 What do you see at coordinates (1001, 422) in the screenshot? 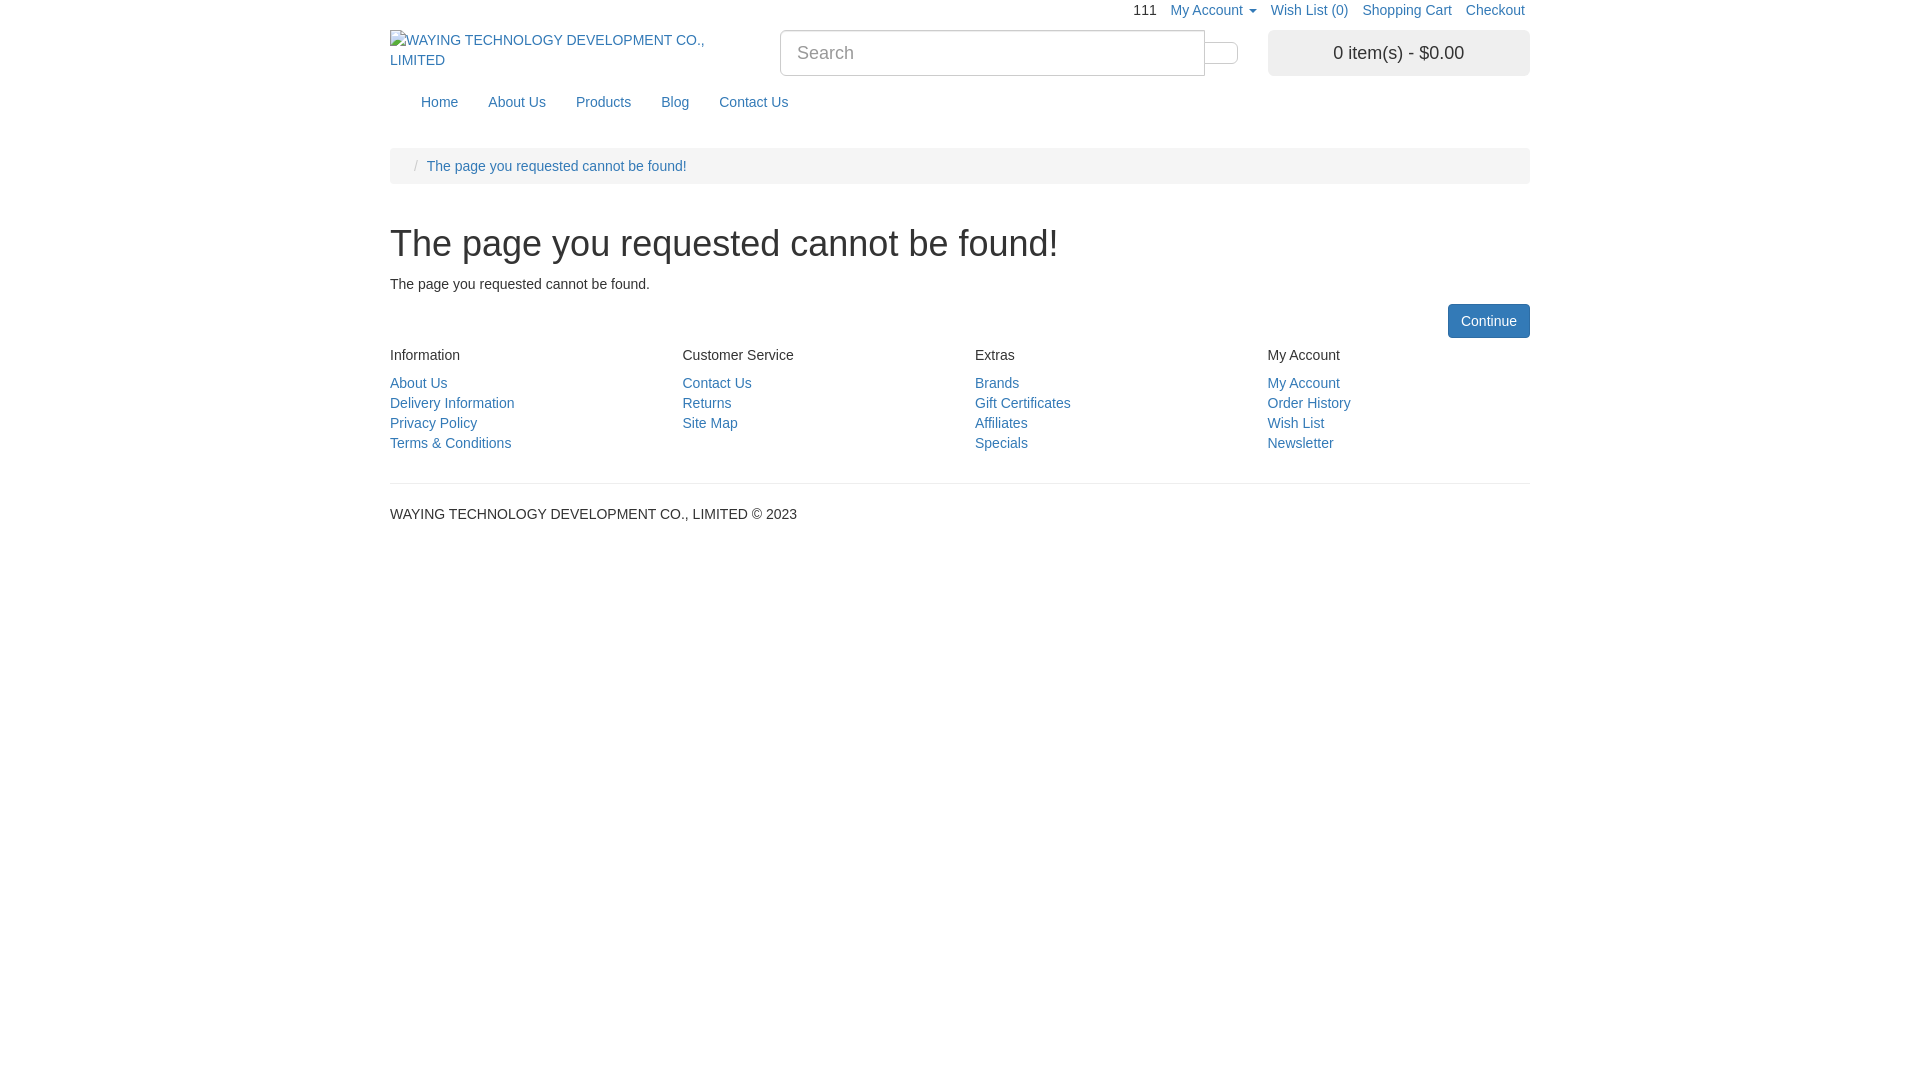
I see `'Affiliates'` at bounding box center [1001, 422].